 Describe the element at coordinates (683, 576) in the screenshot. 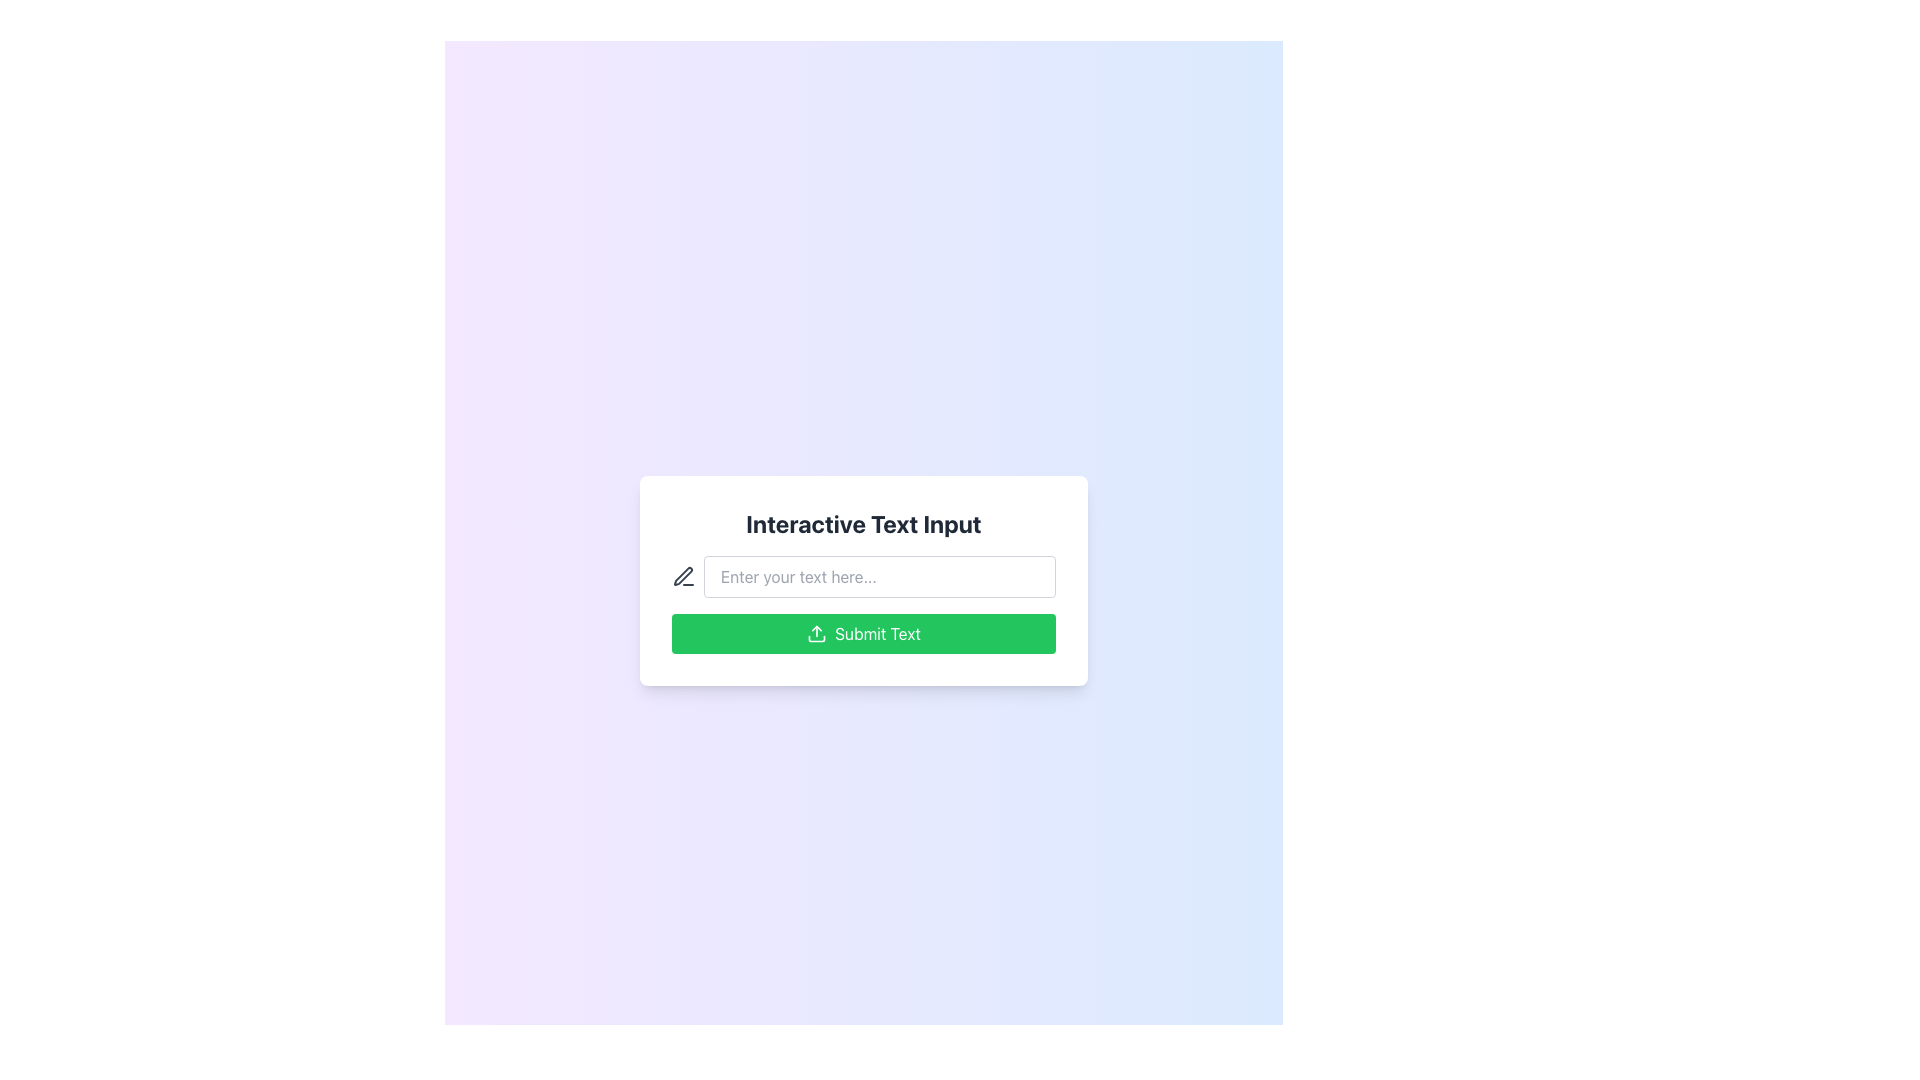

I see `the pen icon located to the left of the text input field labeled 'Enter your text here...'` at that location.